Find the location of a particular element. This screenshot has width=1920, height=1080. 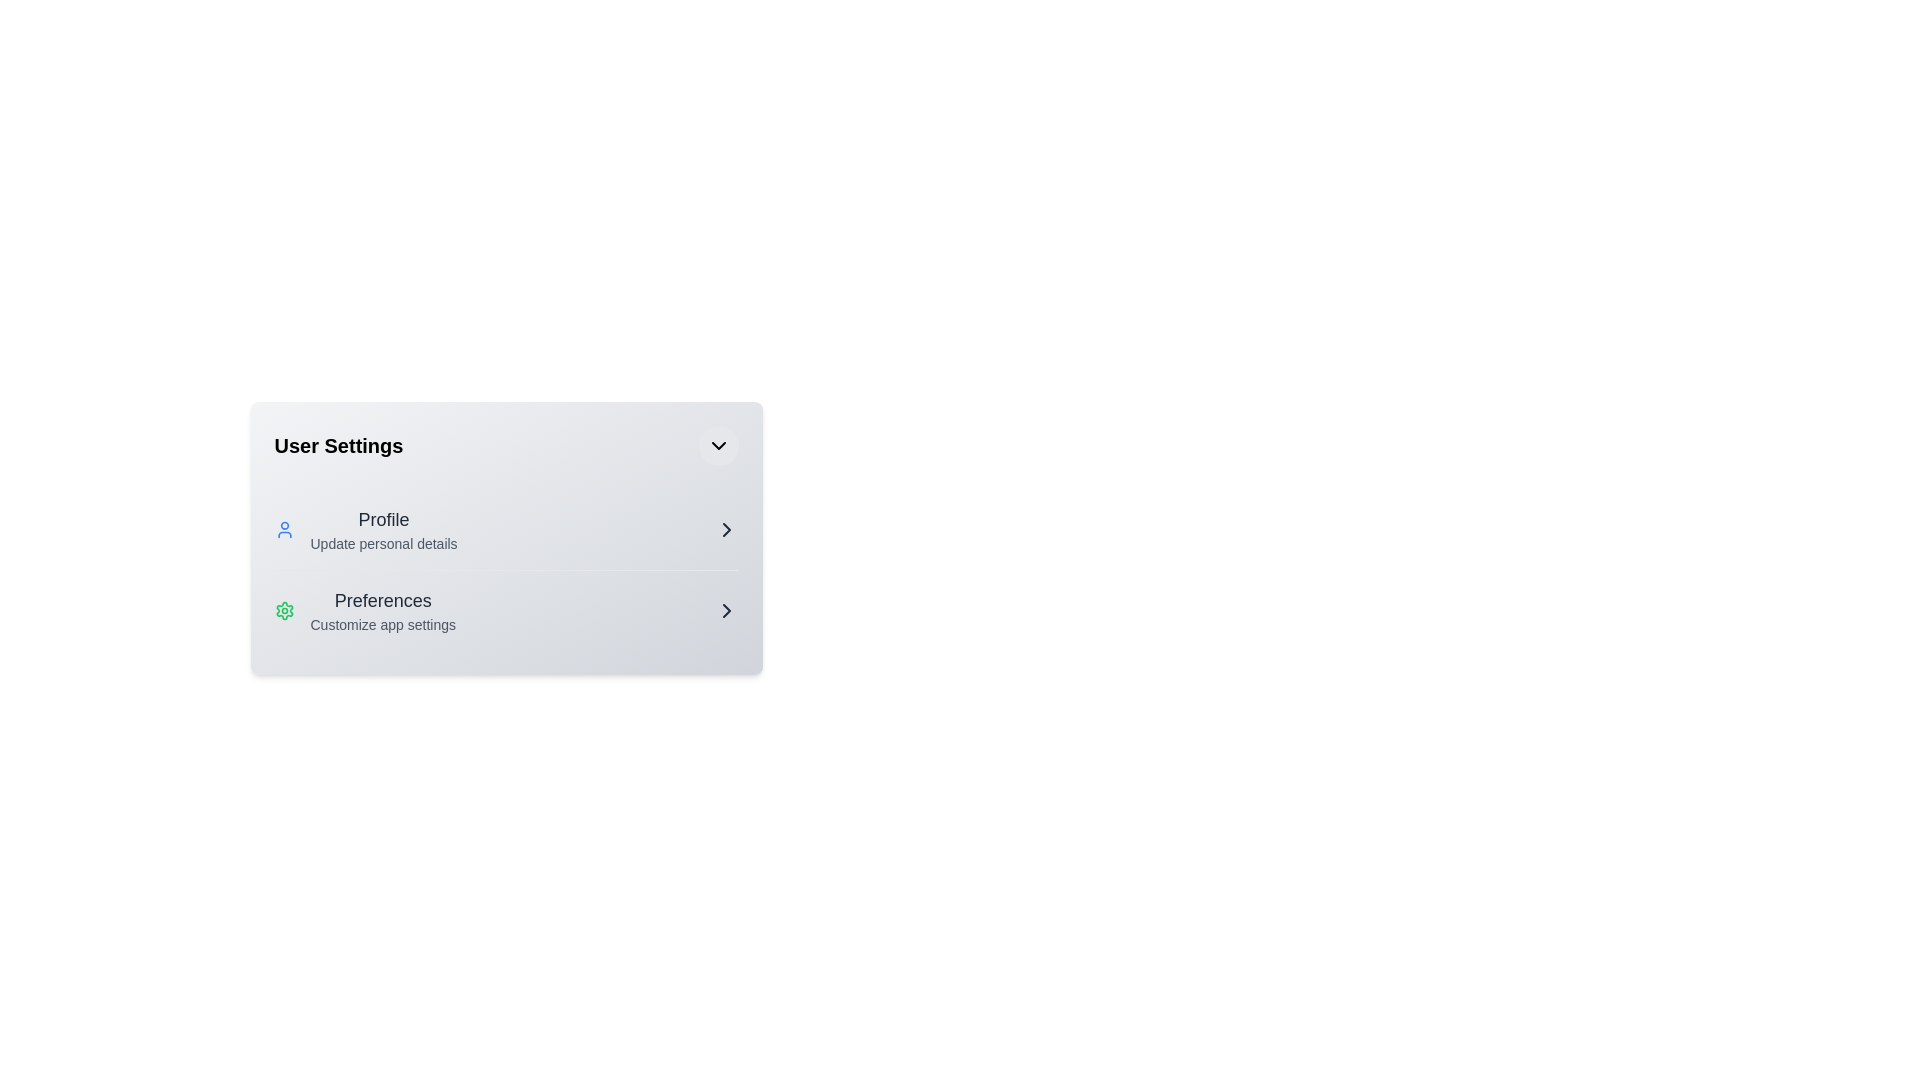

the green gear-shaped icon with a white background located in the 'Preferences' section of the 'User Settings' menu is located at coordinates (283, 609).